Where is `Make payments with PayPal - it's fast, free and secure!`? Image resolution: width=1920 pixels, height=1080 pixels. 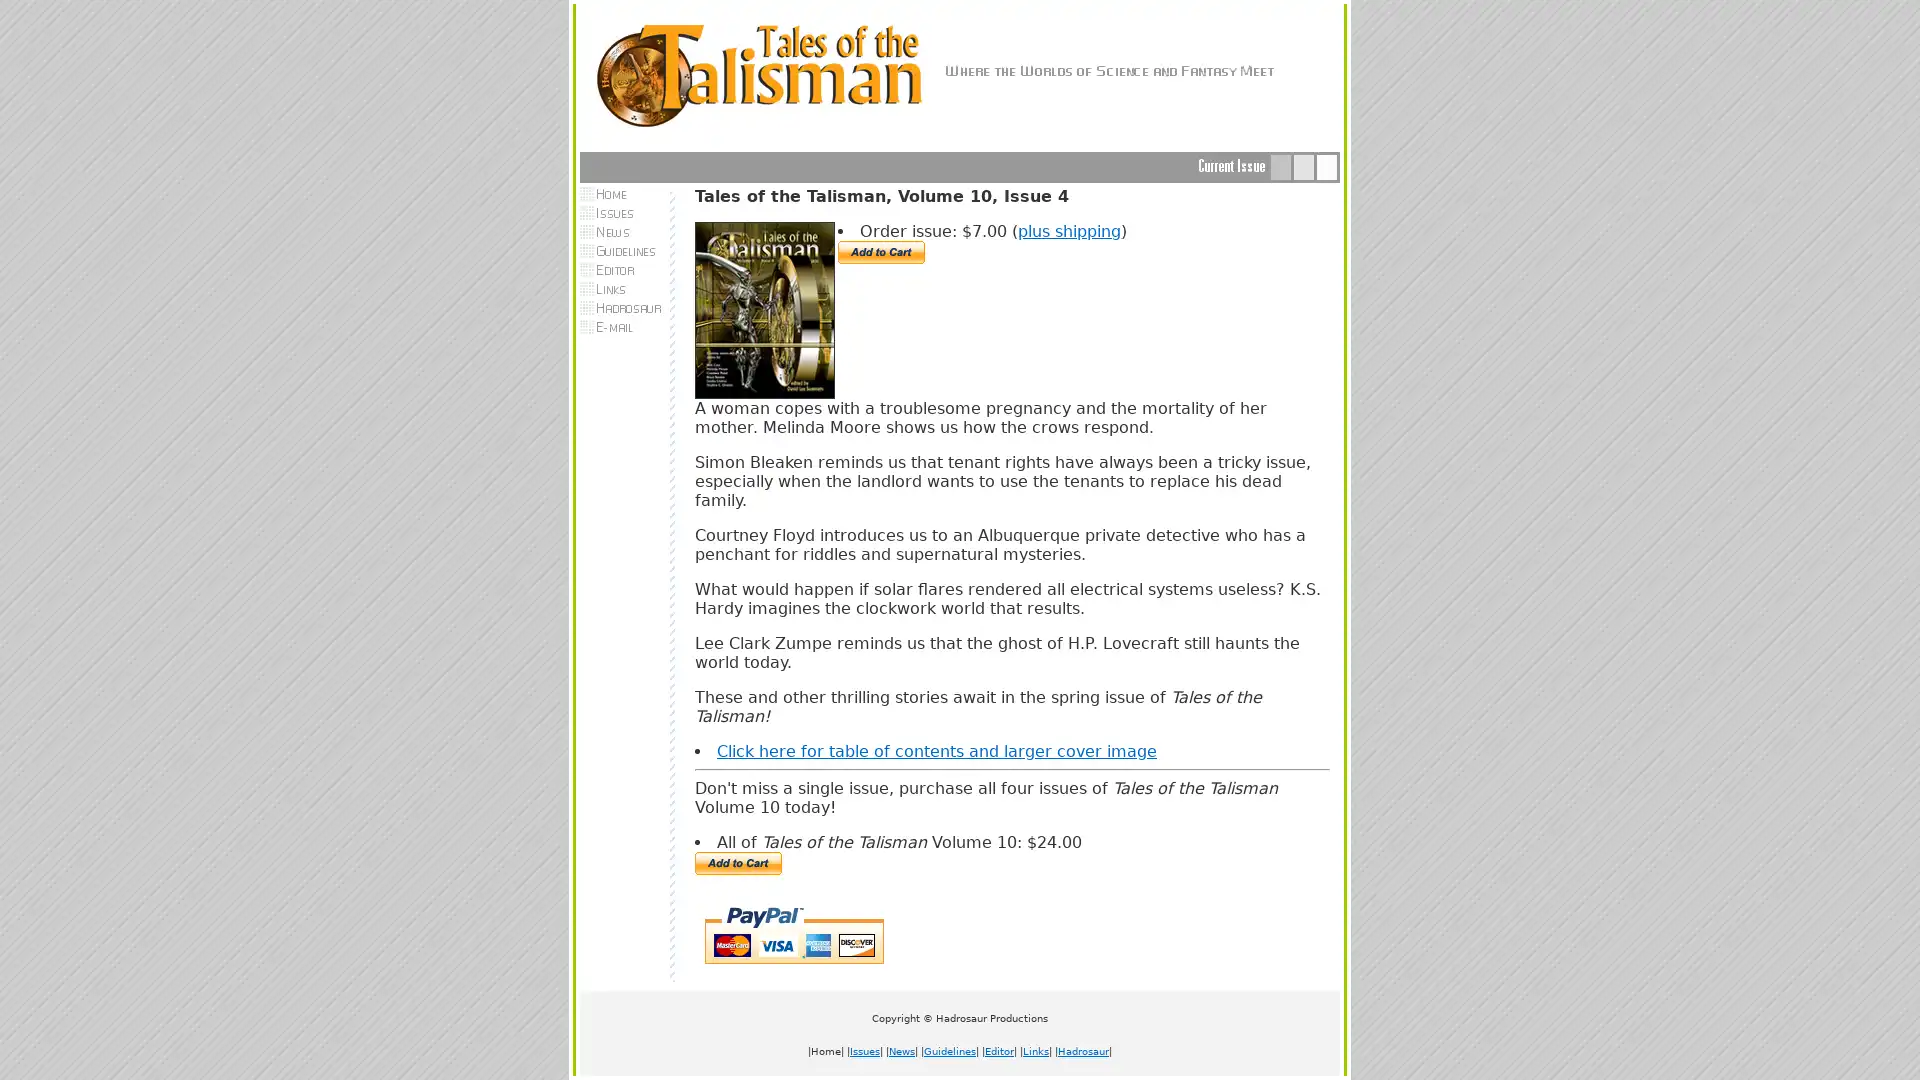 Make payments with PayPal - it's fast, free and secure! is located at coordinates (737, 862).